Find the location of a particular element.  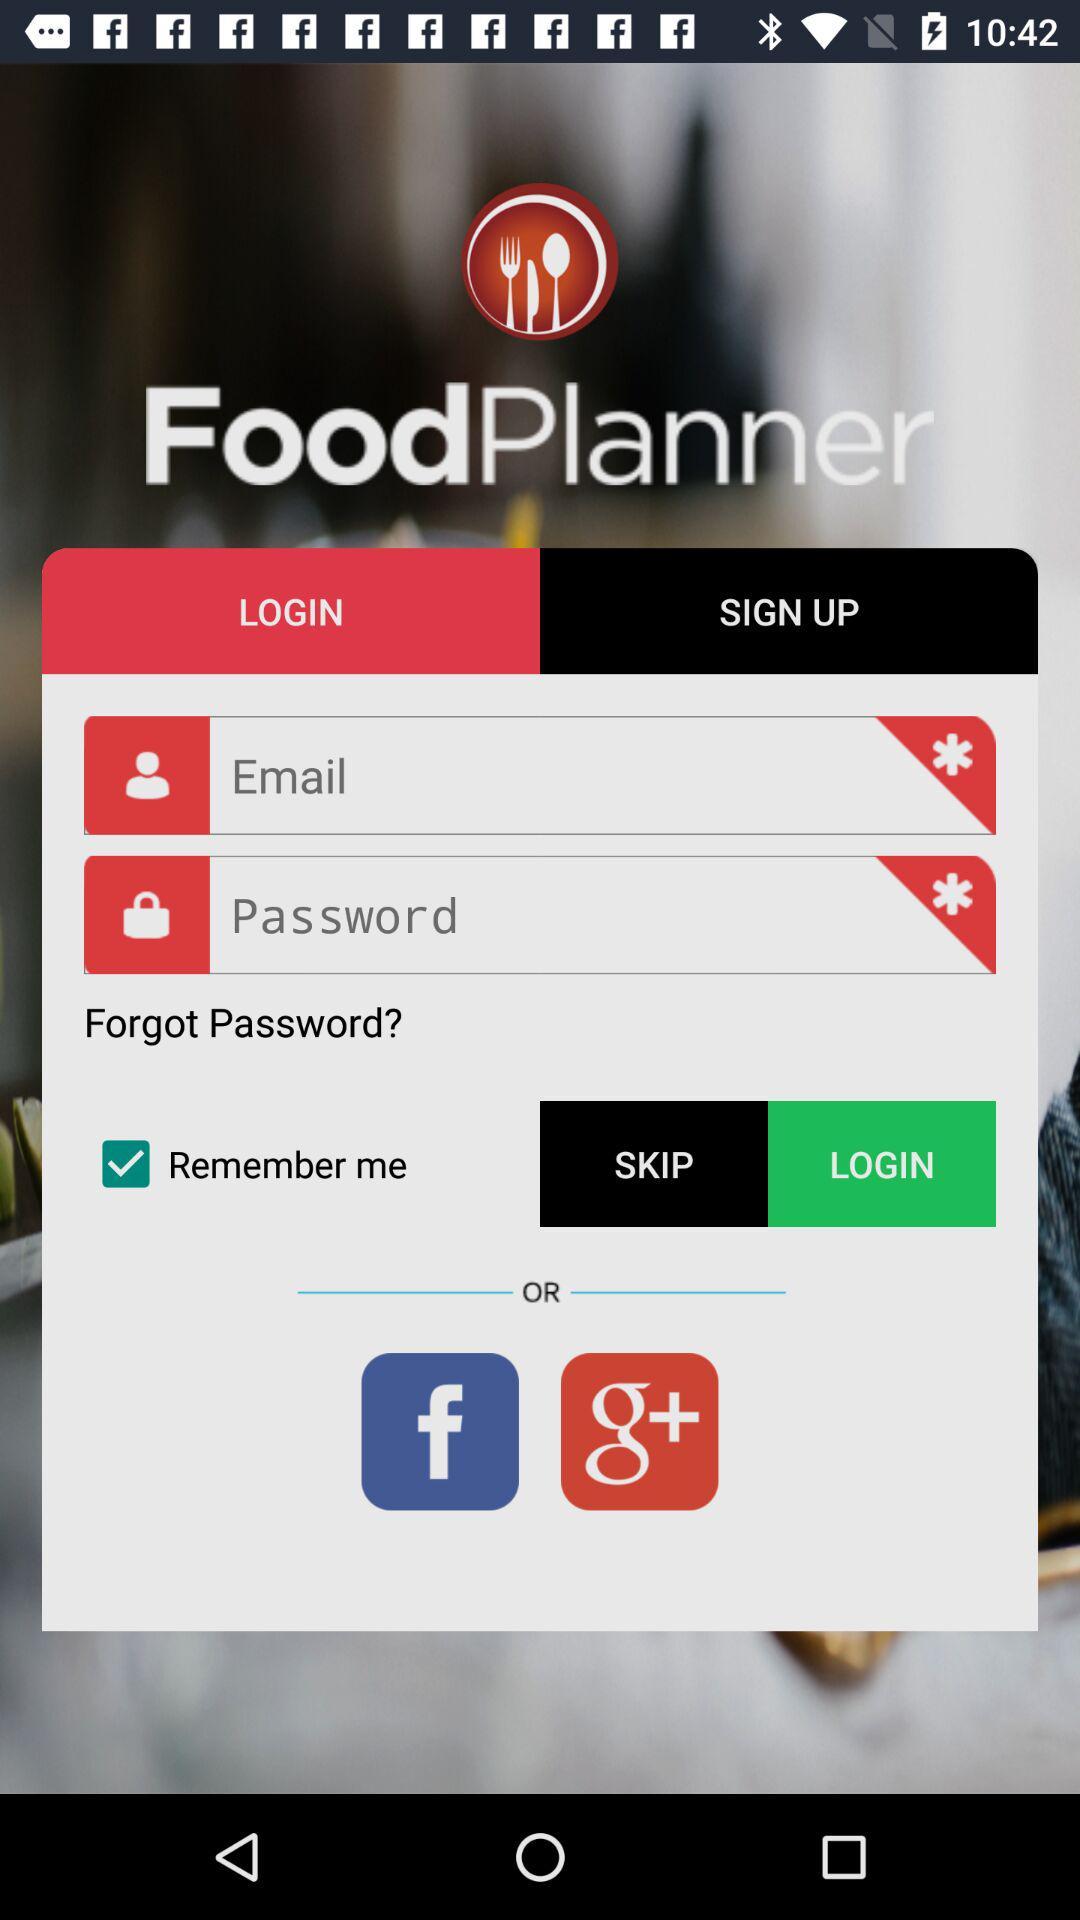

the item next to login is located at coordinates (788, 610).